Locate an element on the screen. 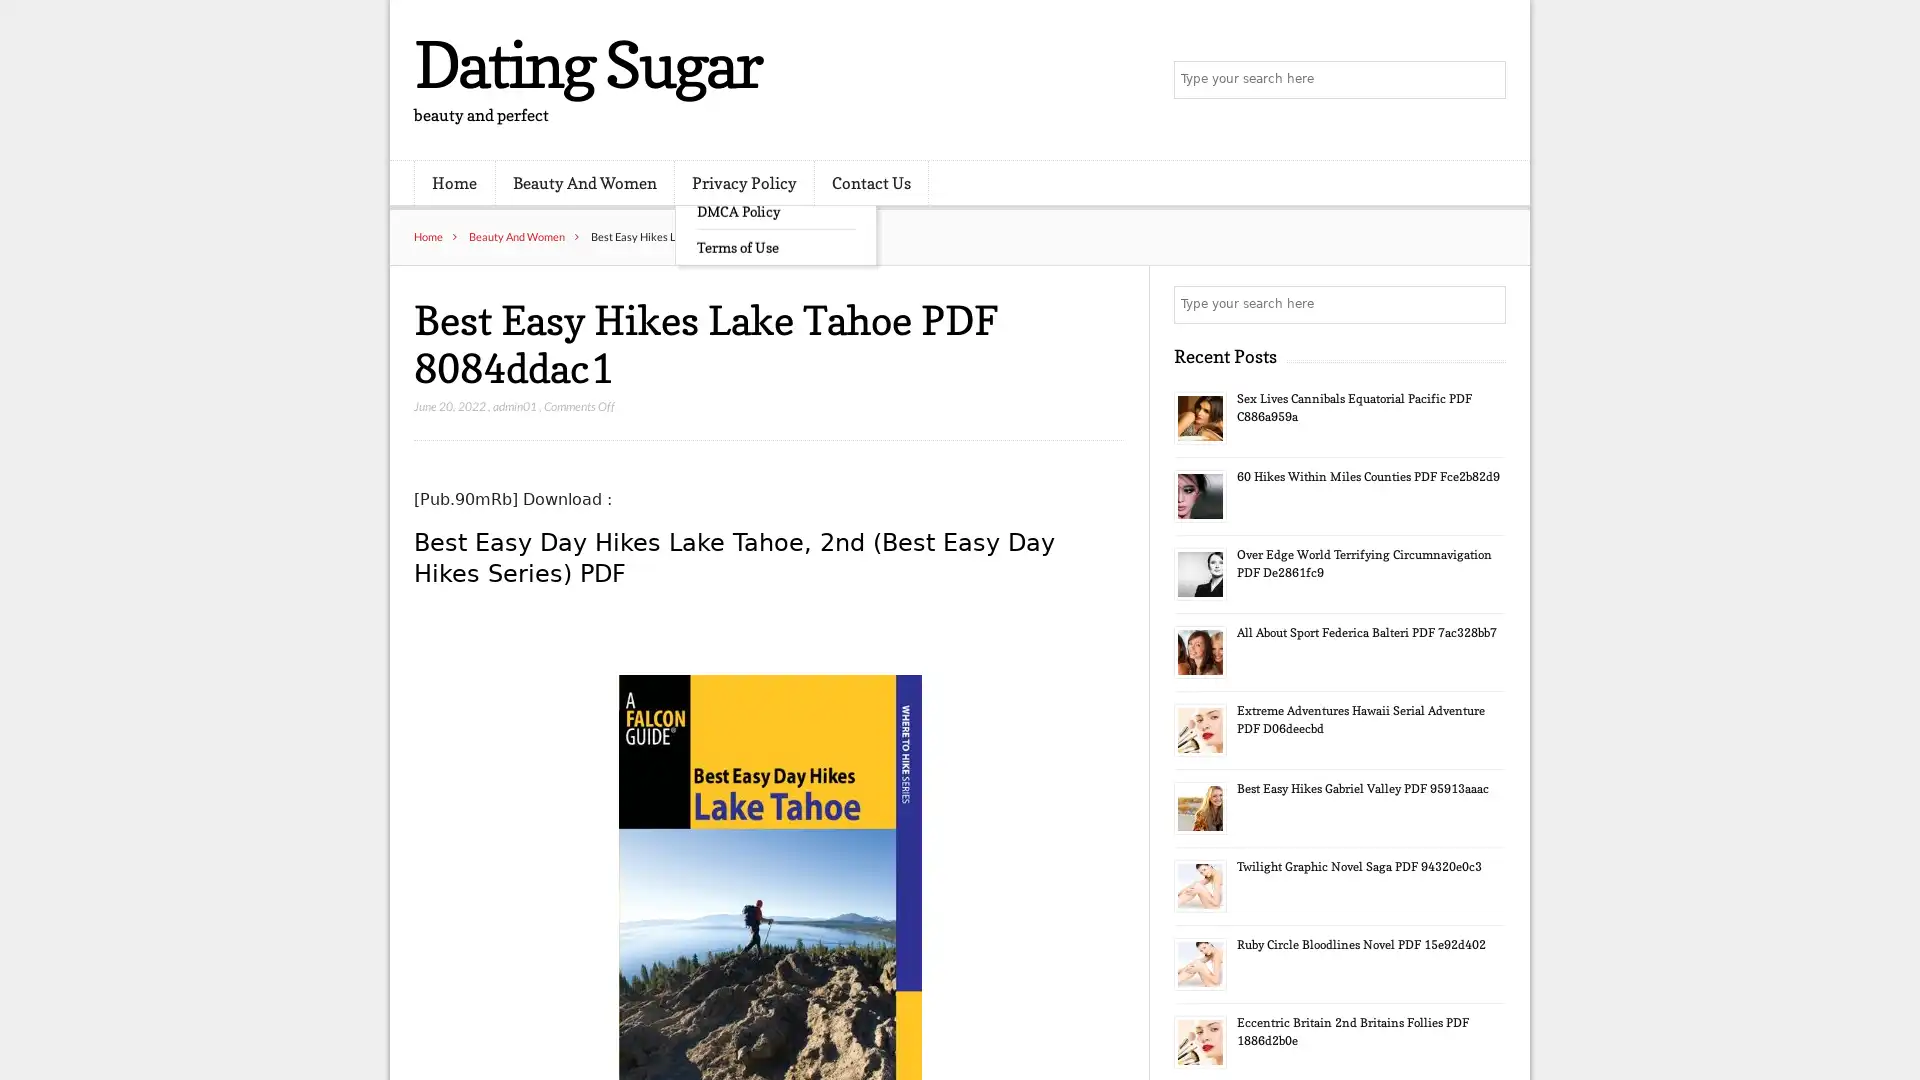 This screenshot has width=1920, height=1080. Search is located at coordinates (1485, 80).